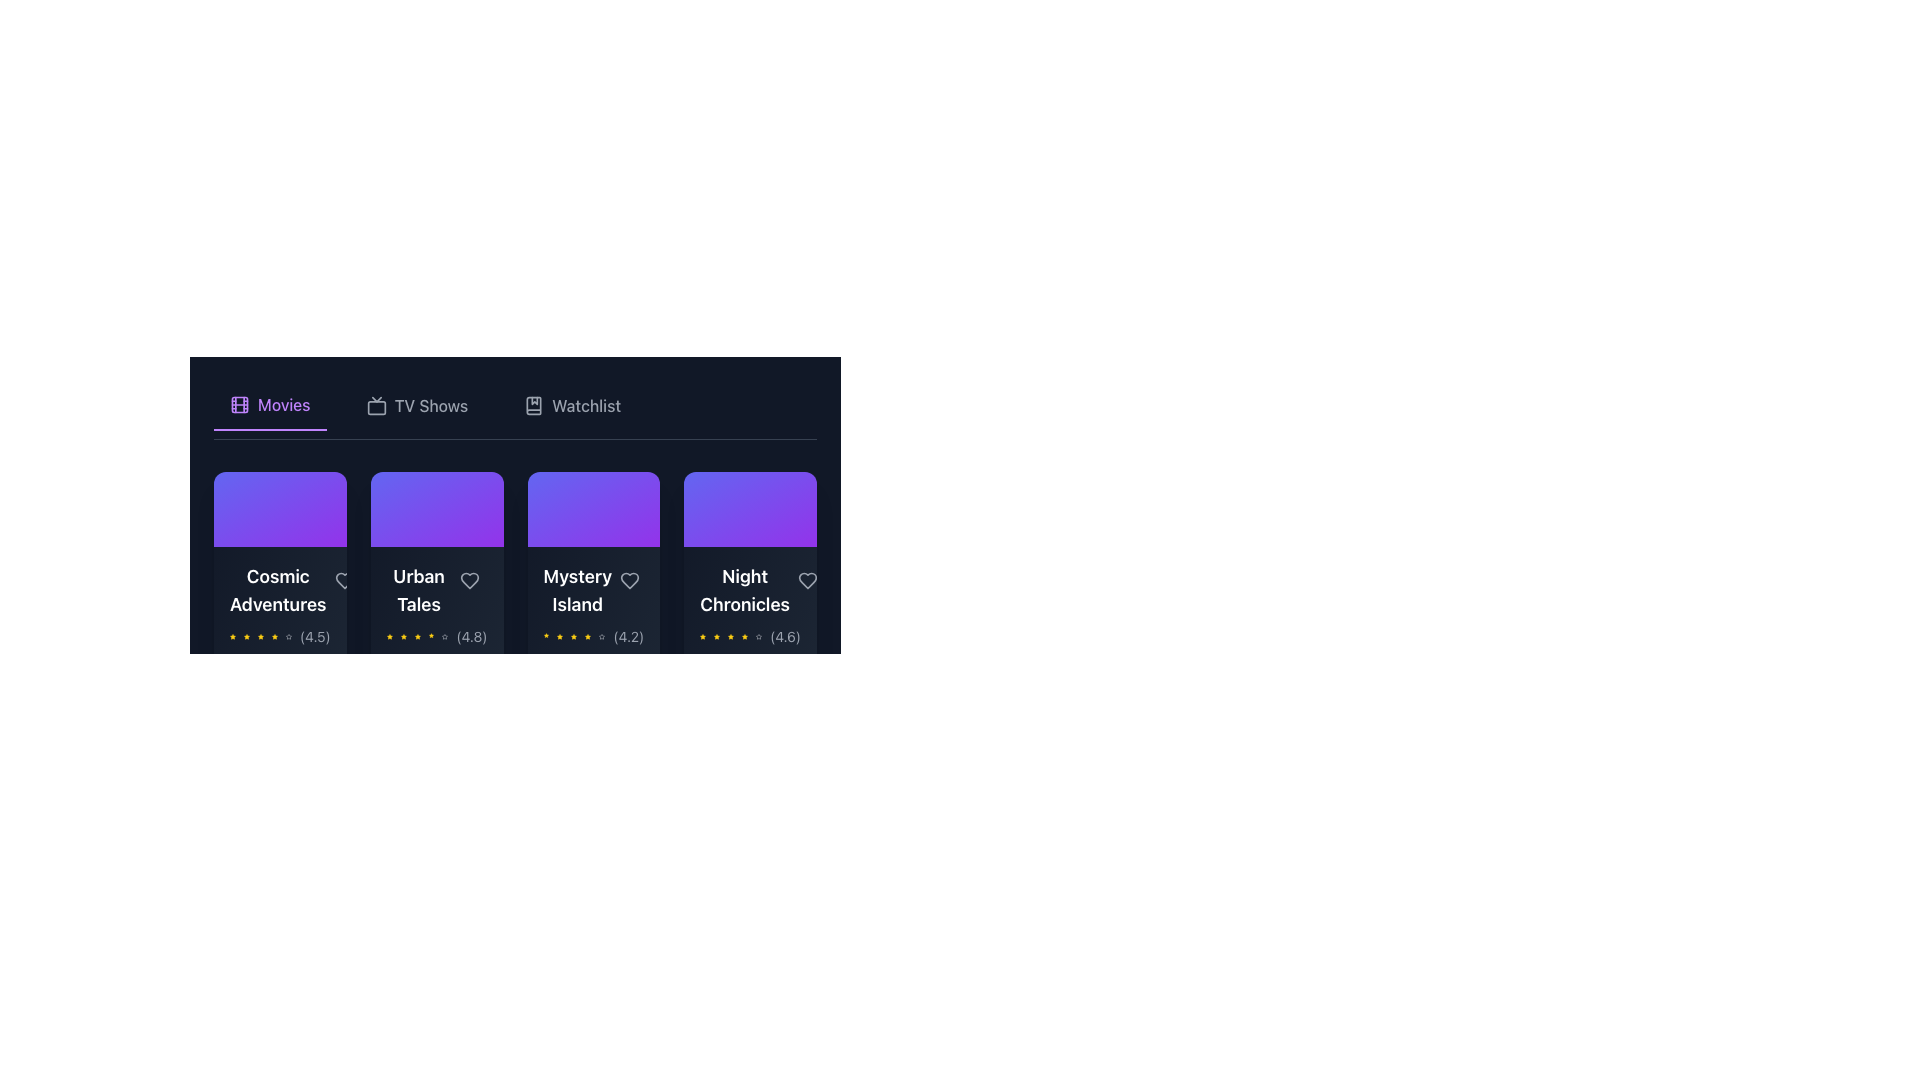 The image size is (1920, 1080). What do you see at coordinates (730, 636) in the screenshot?
I see `the fourth star icon with a yellow fill and outline, indicating a rating of (4.6) under the title 'Night Chronicles'` at bounding box center [730, 636].